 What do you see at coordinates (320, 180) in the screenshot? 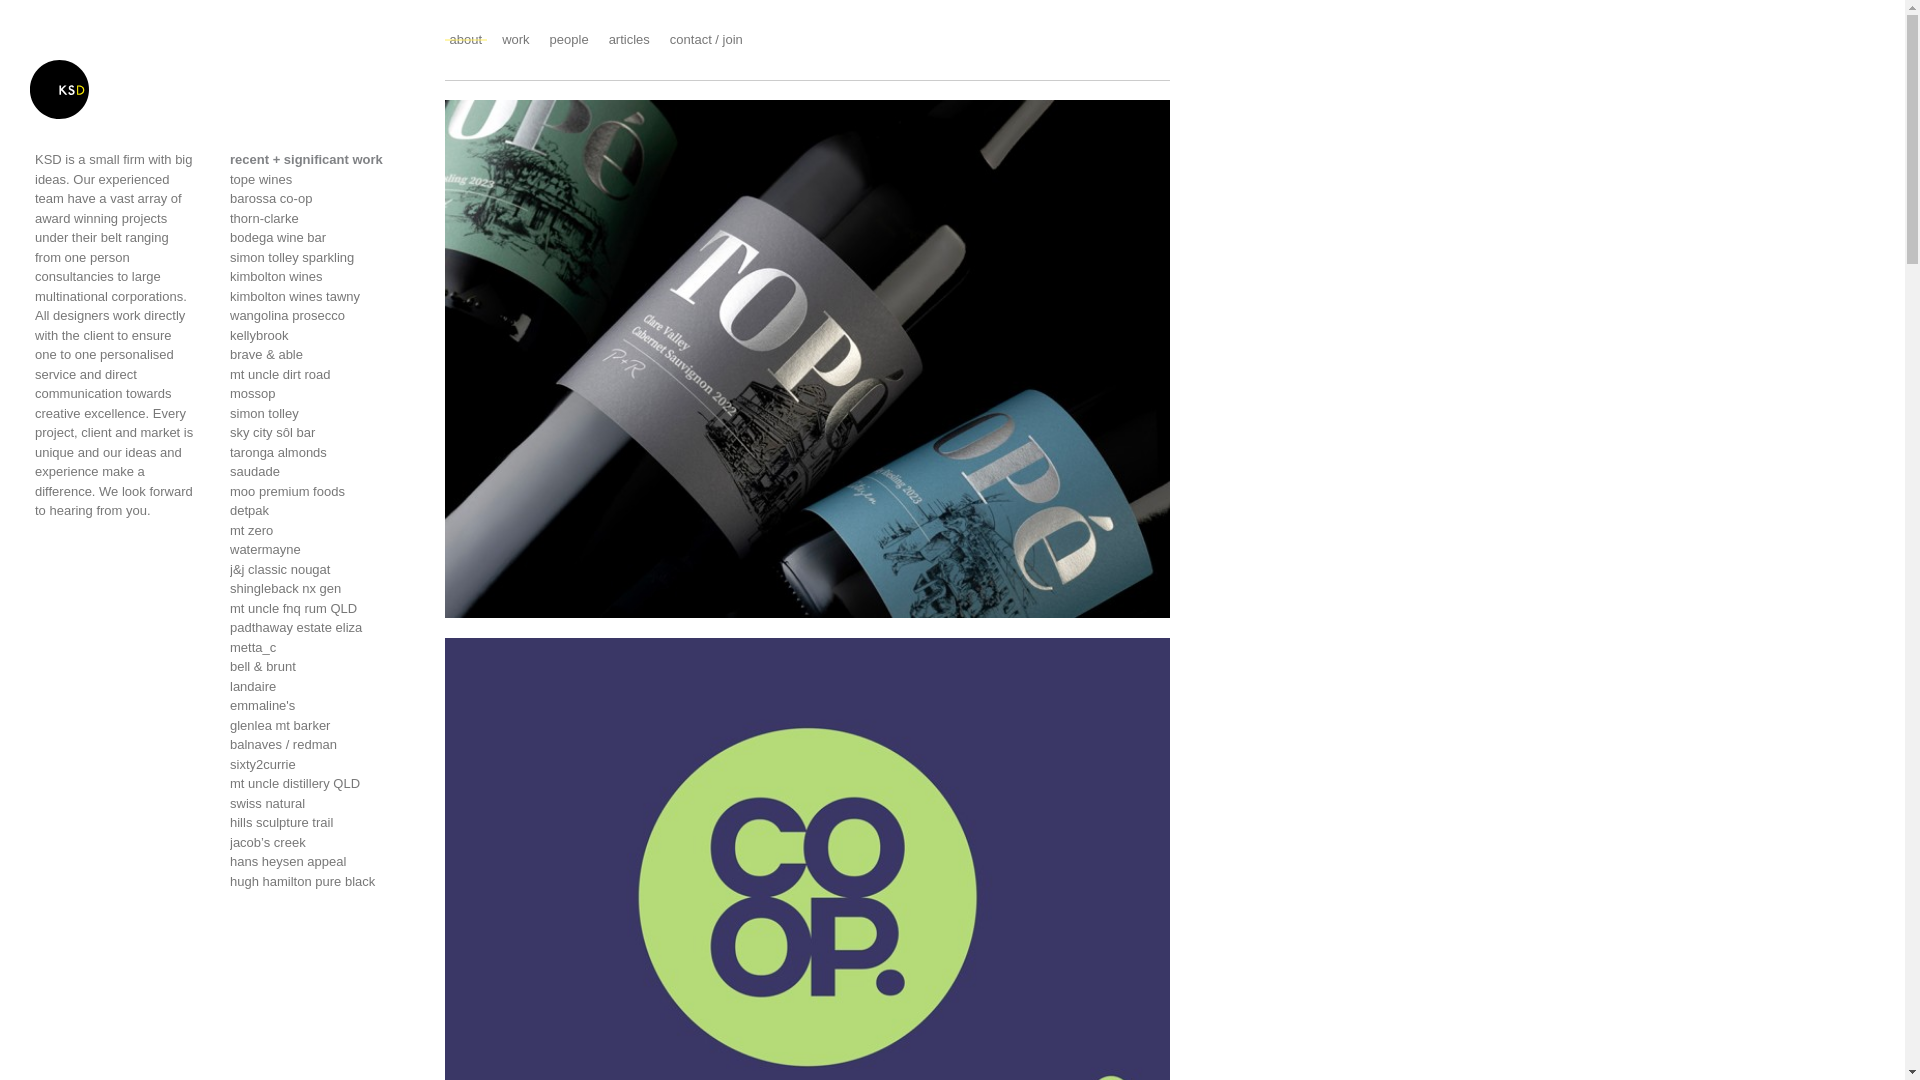
I see `'tope wines'` at bounding box center [320, 180].